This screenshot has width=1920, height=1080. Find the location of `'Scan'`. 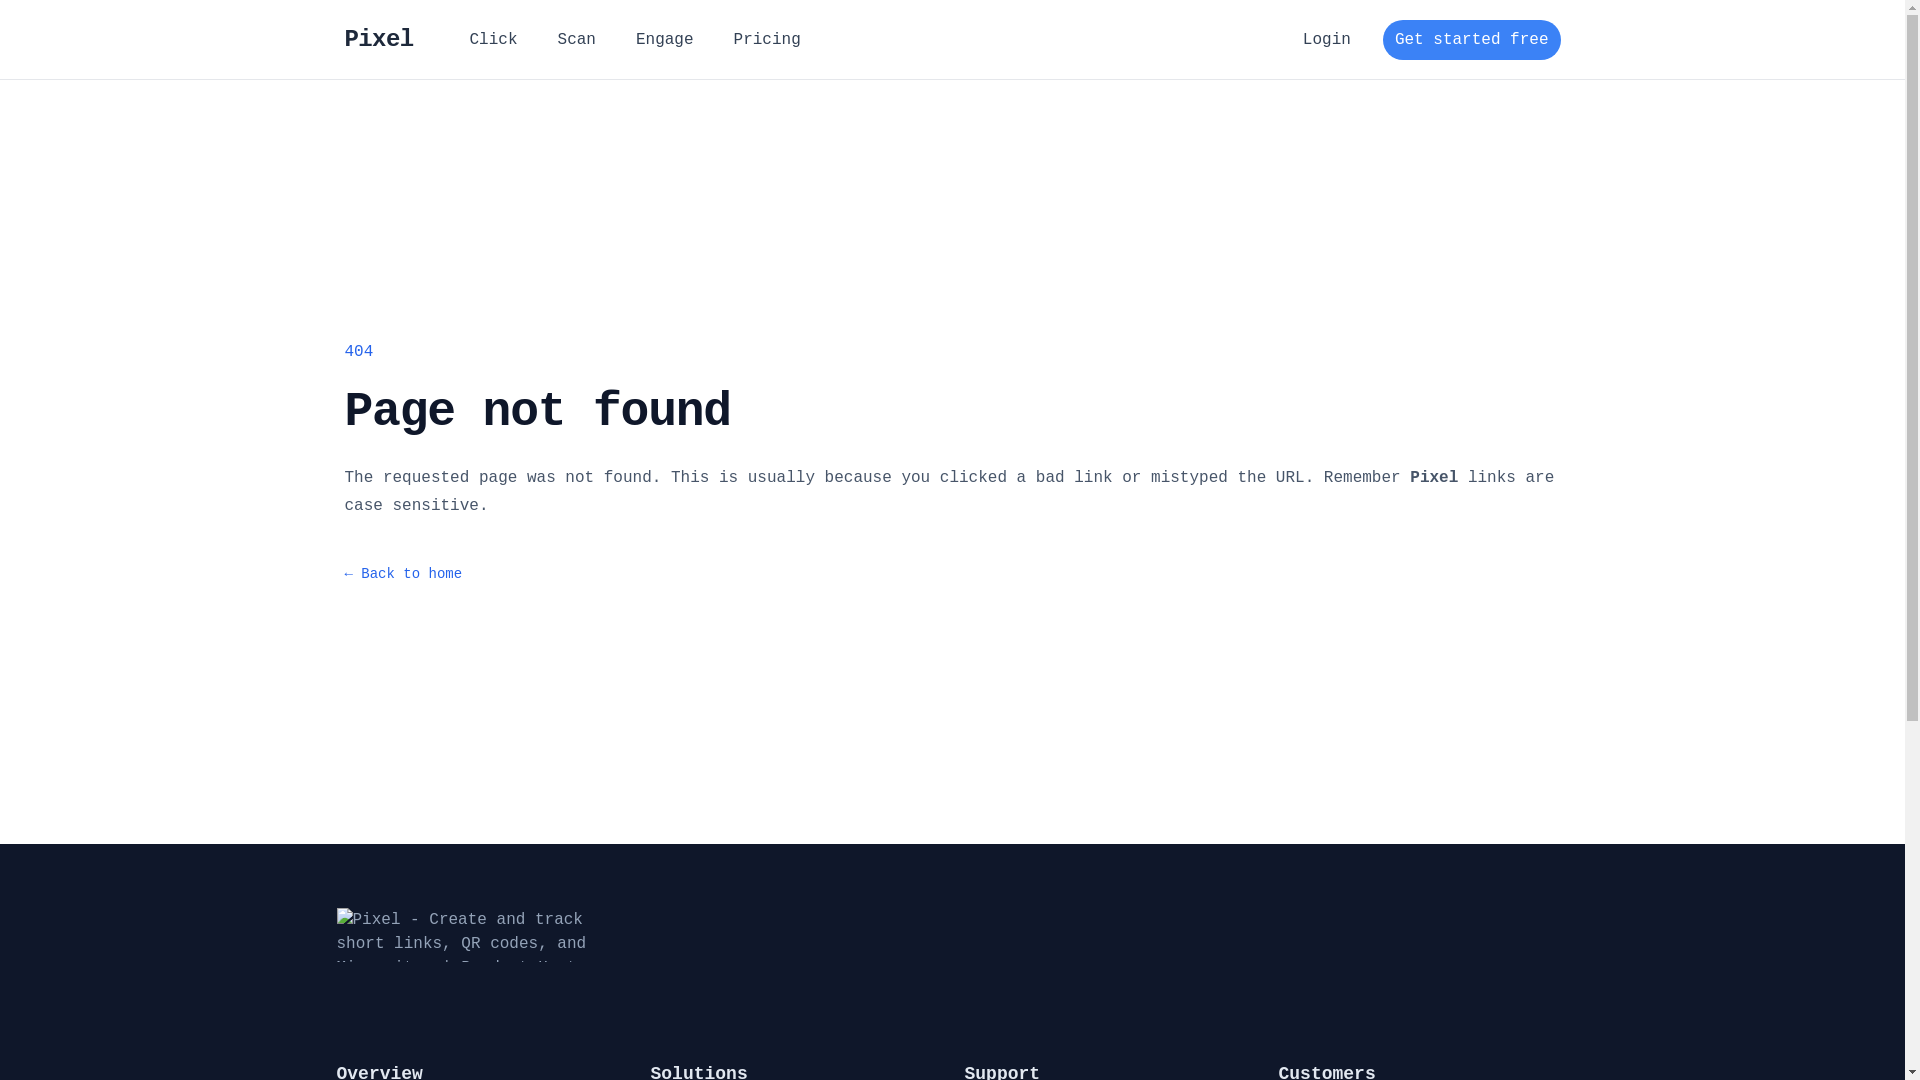

'Scan' is located at coordinates (575, 39).